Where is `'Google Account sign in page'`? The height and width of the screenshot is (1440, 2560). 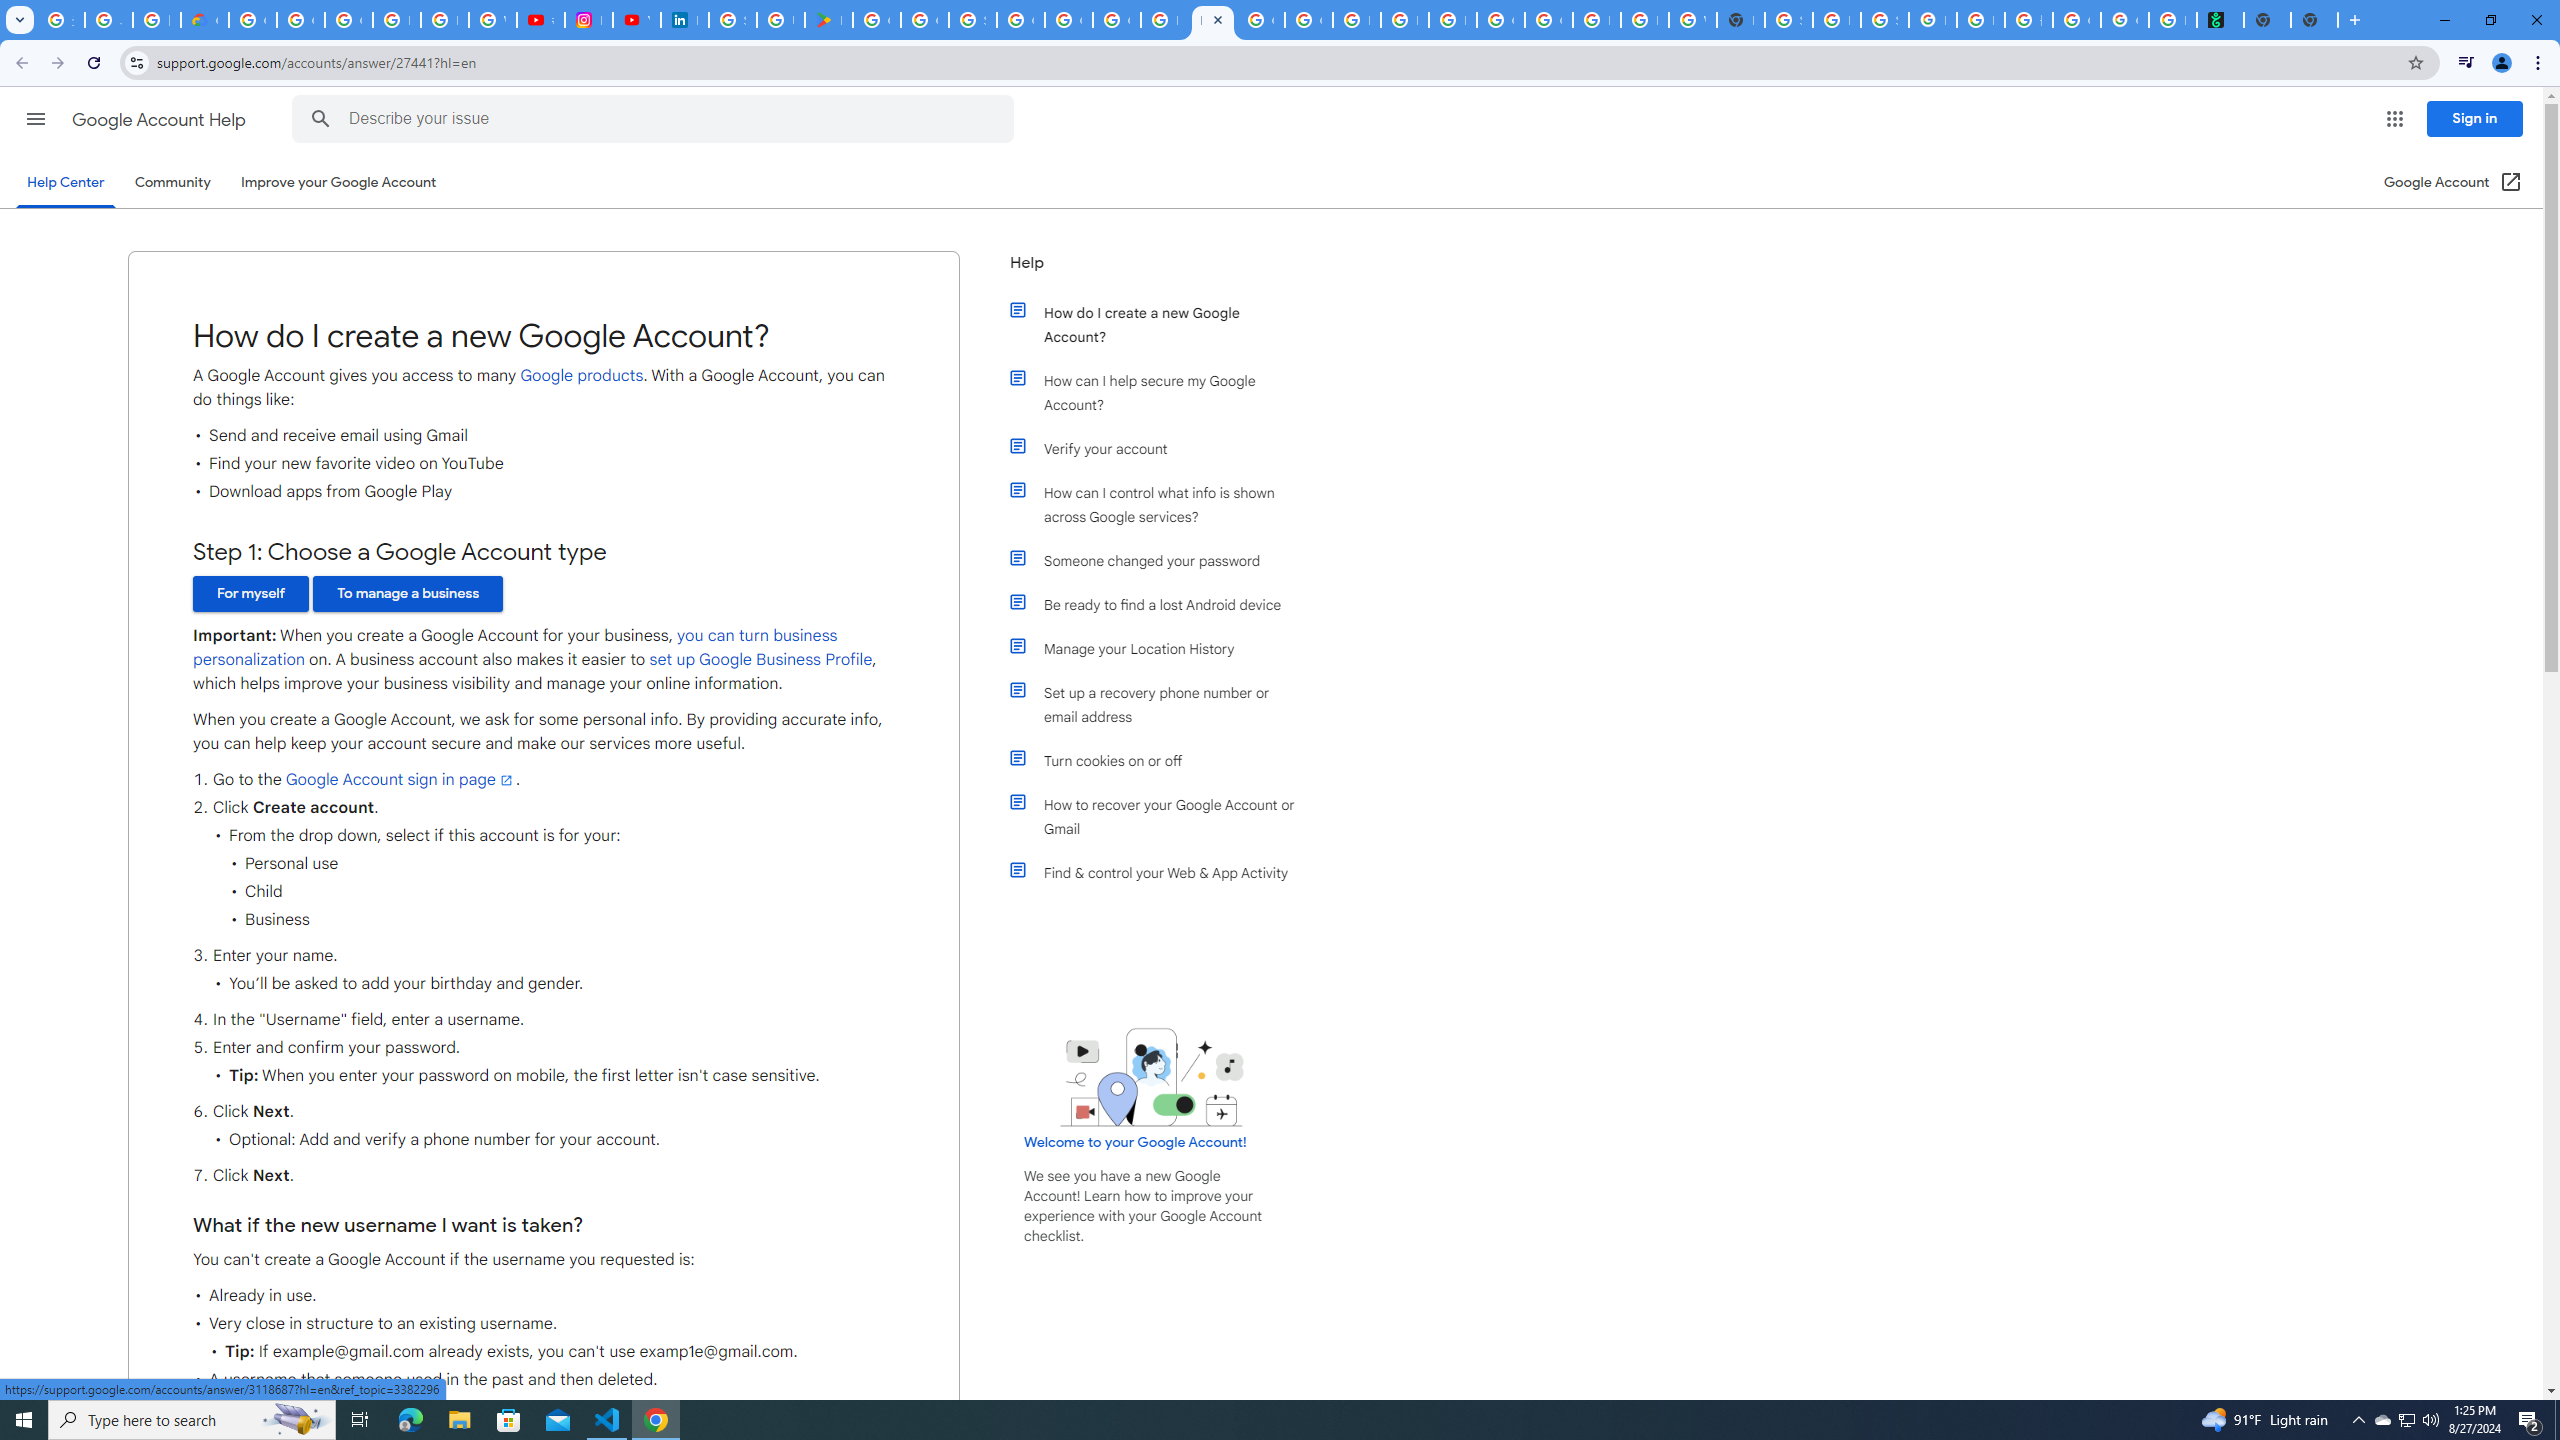
'Google Account sign in page' is located at coordinates (399, 780).